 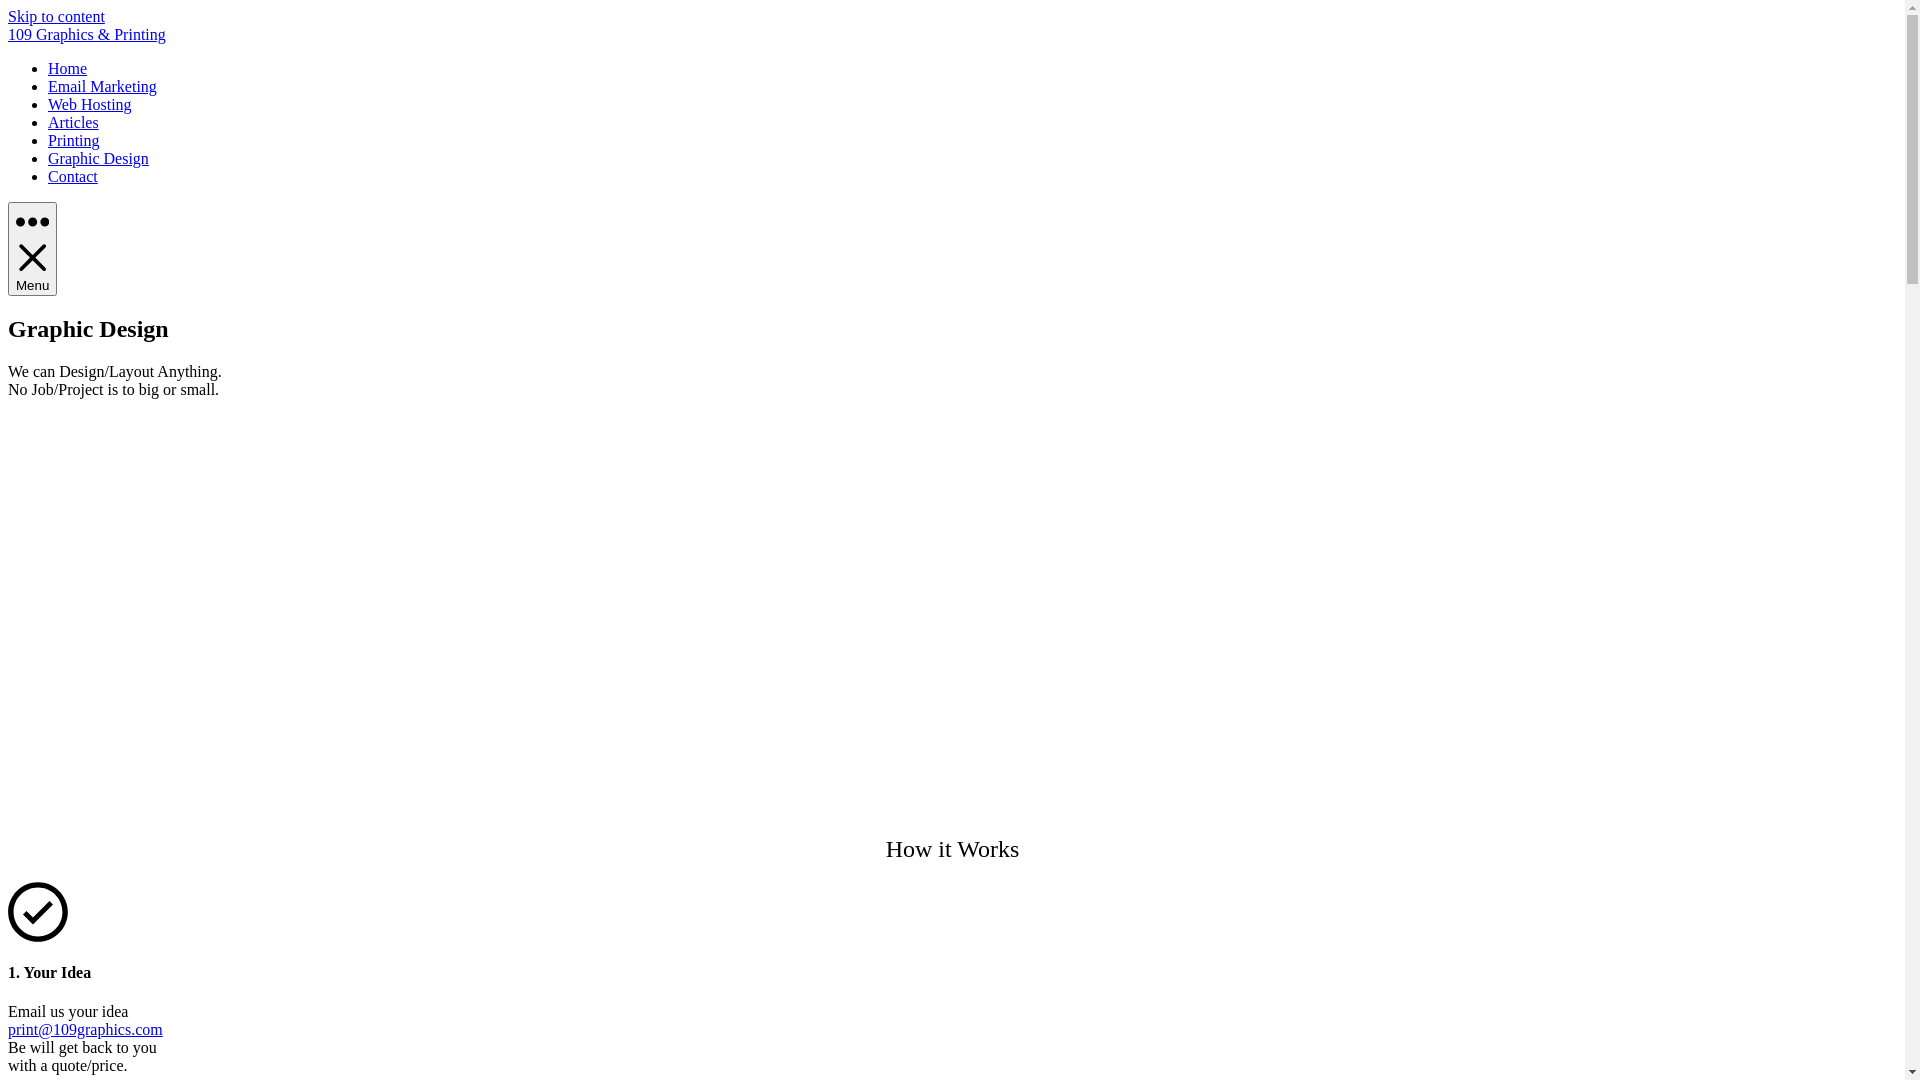 What do you see at coordinates (89, 104) in the screenshot?
I see `'Web Hosting'` at bounding box center [89, 104].